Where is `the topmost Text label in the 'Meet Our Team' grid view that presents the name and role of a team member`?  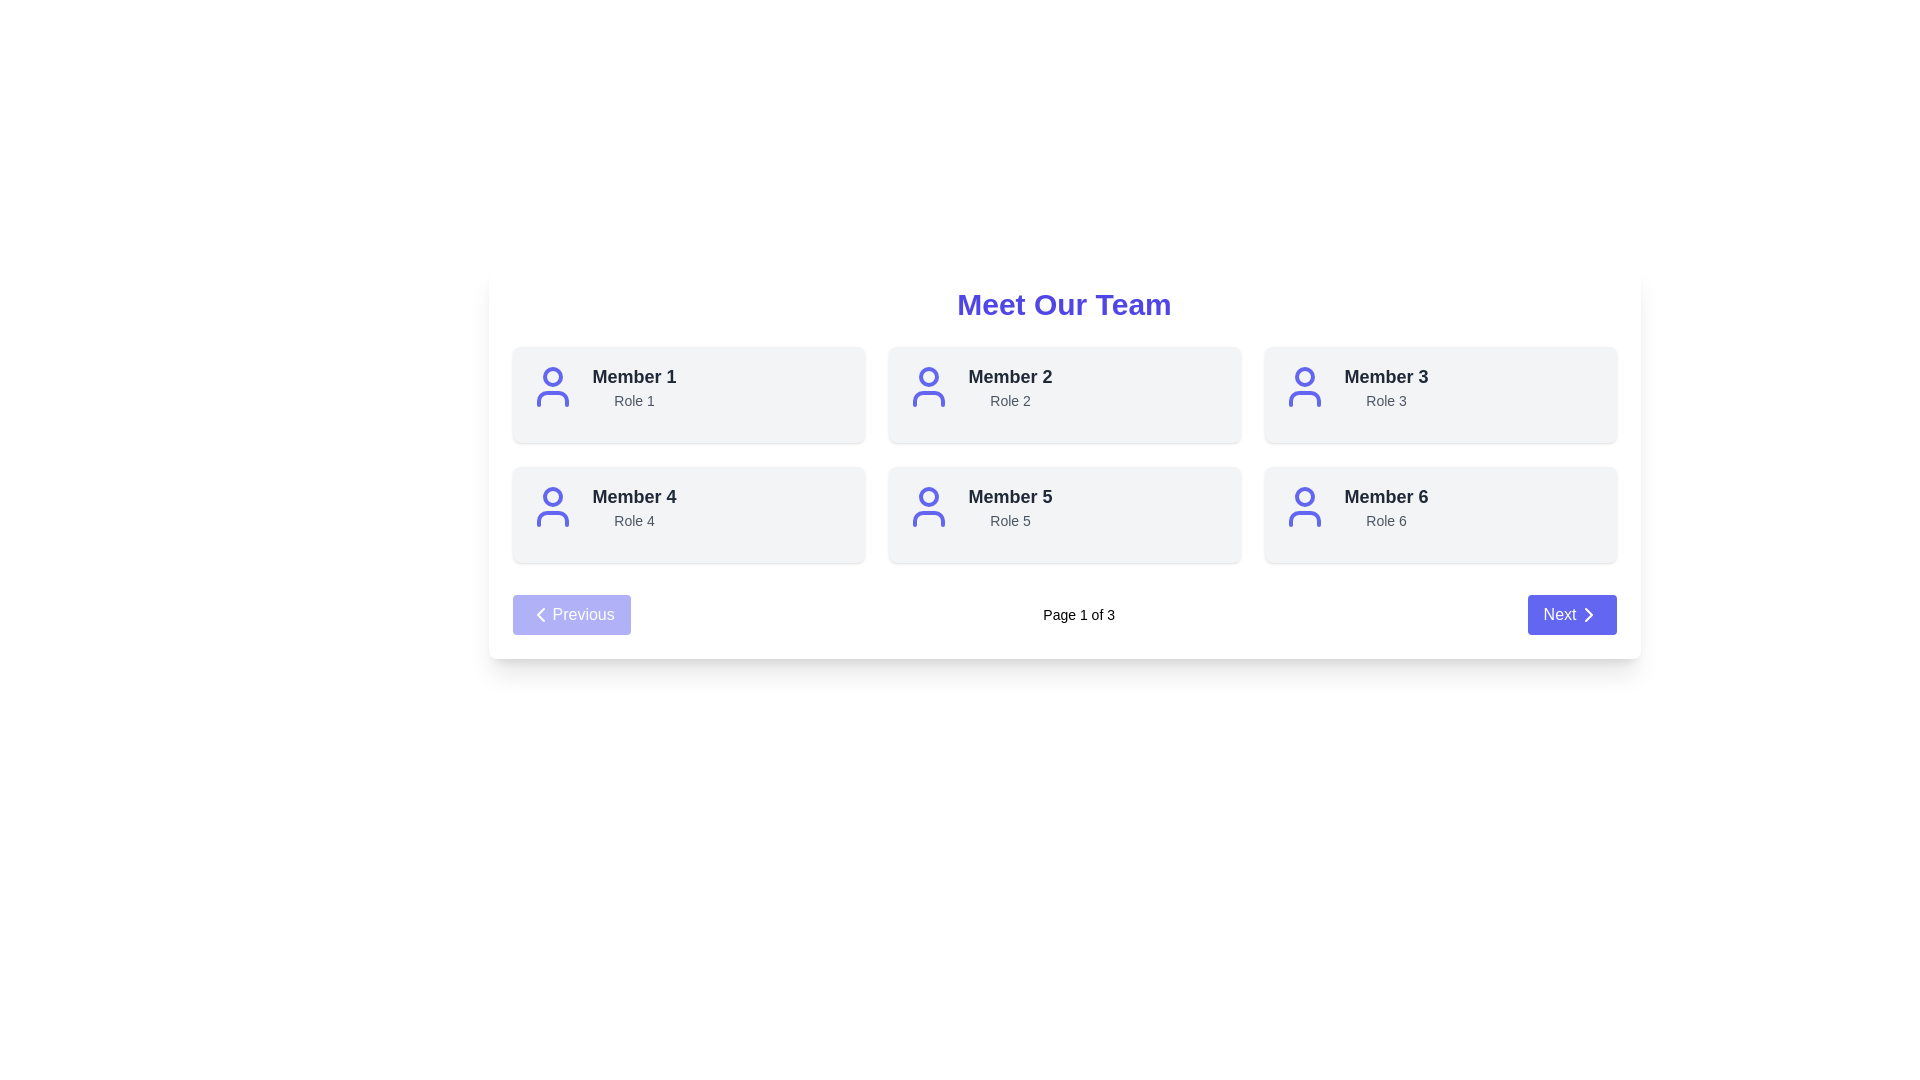 the topmost Text label in the 'Meet Our Team' grid view that presents the name and role of a team member is located at coordinates (633, 386).